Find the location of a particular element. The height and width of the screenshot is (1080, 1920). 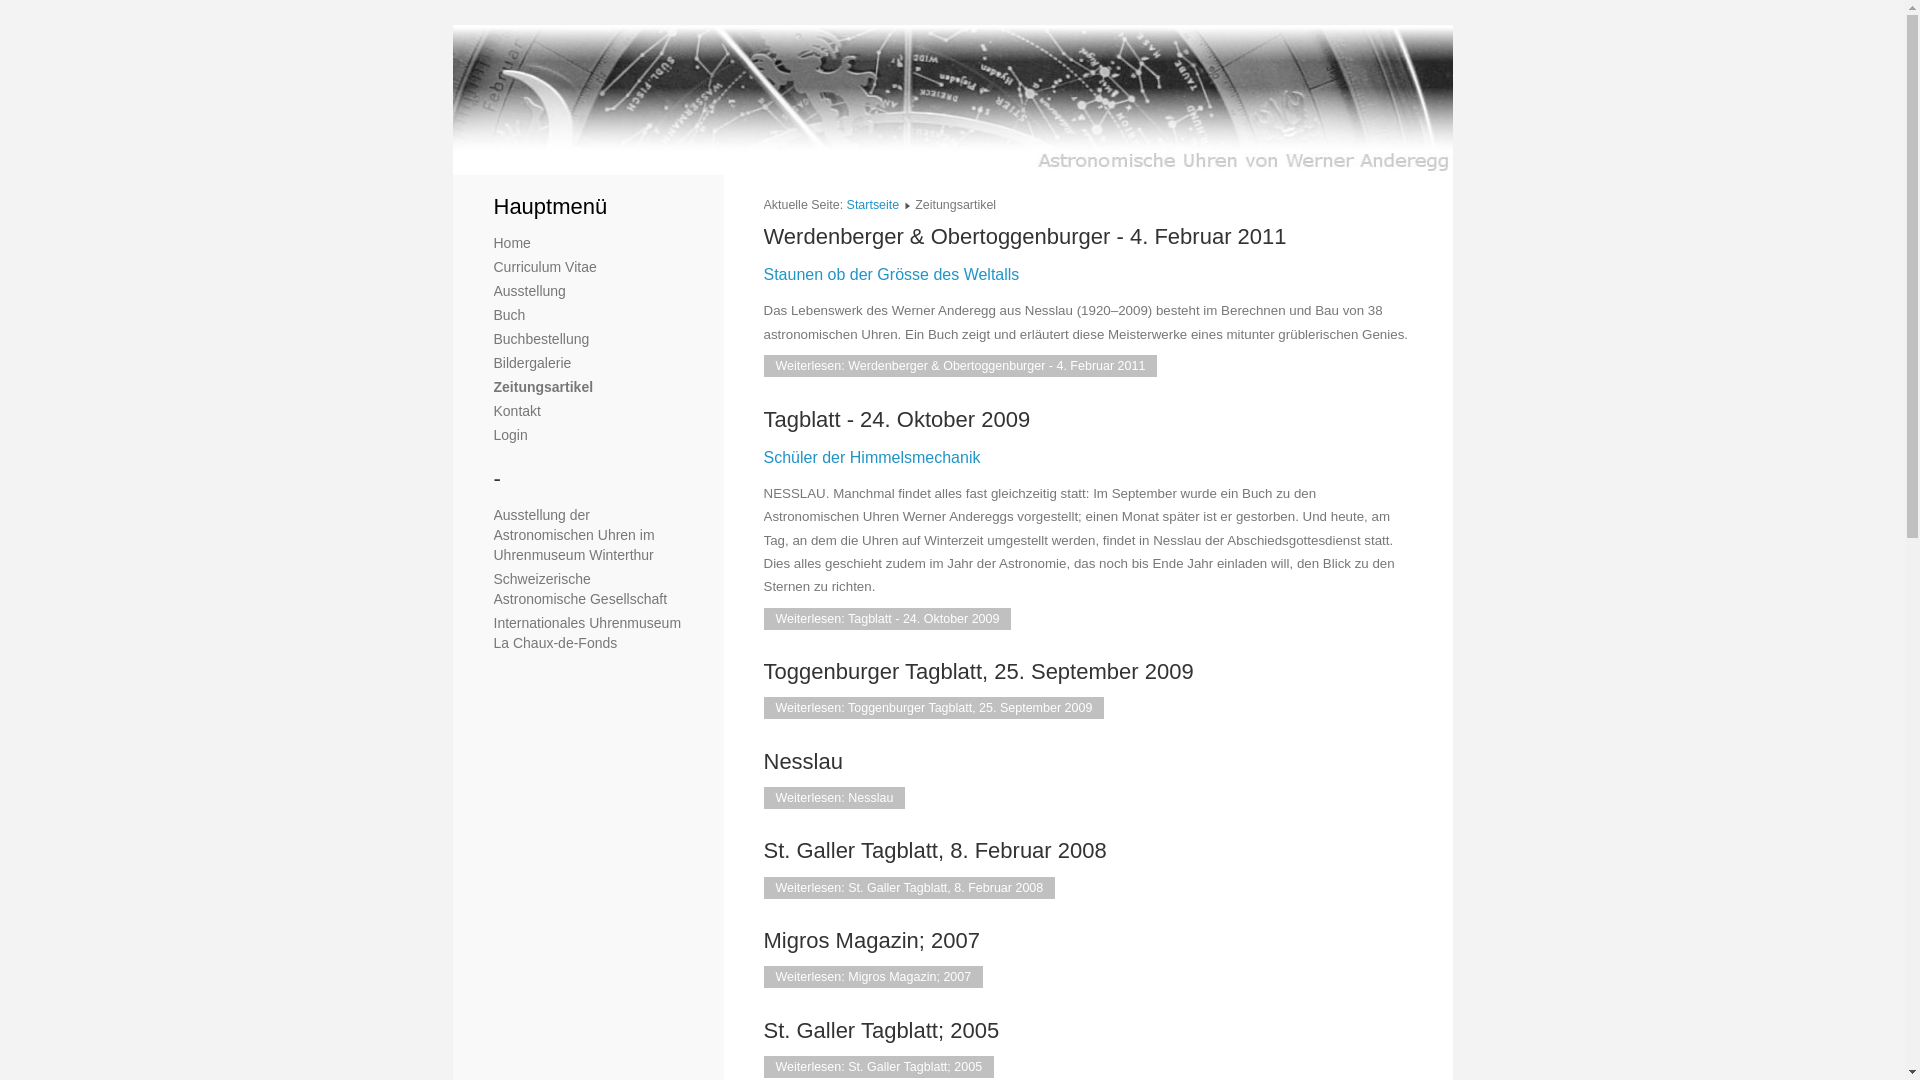

'Weiterlesen: Nesslau' is located at coordinates (835, 797).